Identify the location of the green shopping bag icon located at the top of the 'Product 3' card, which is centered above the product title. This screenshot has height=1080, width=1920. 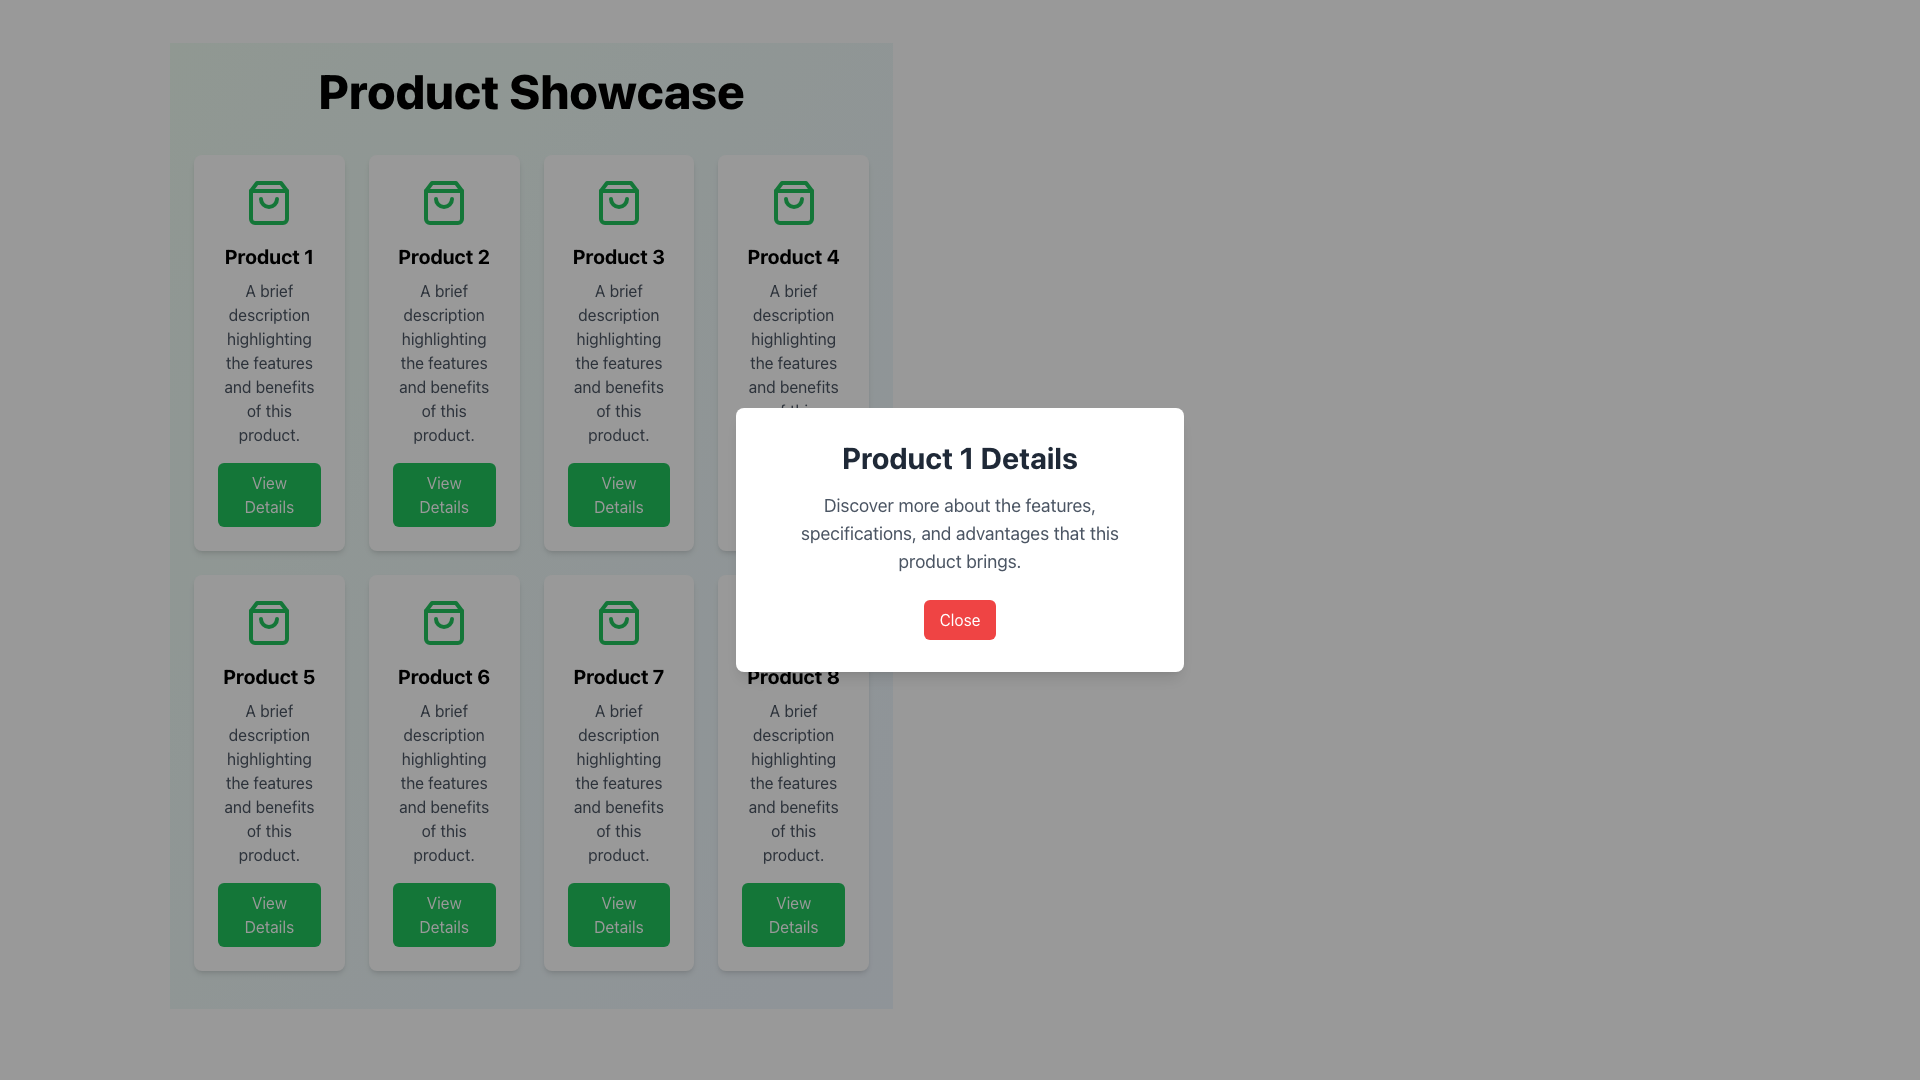
(617, 203).